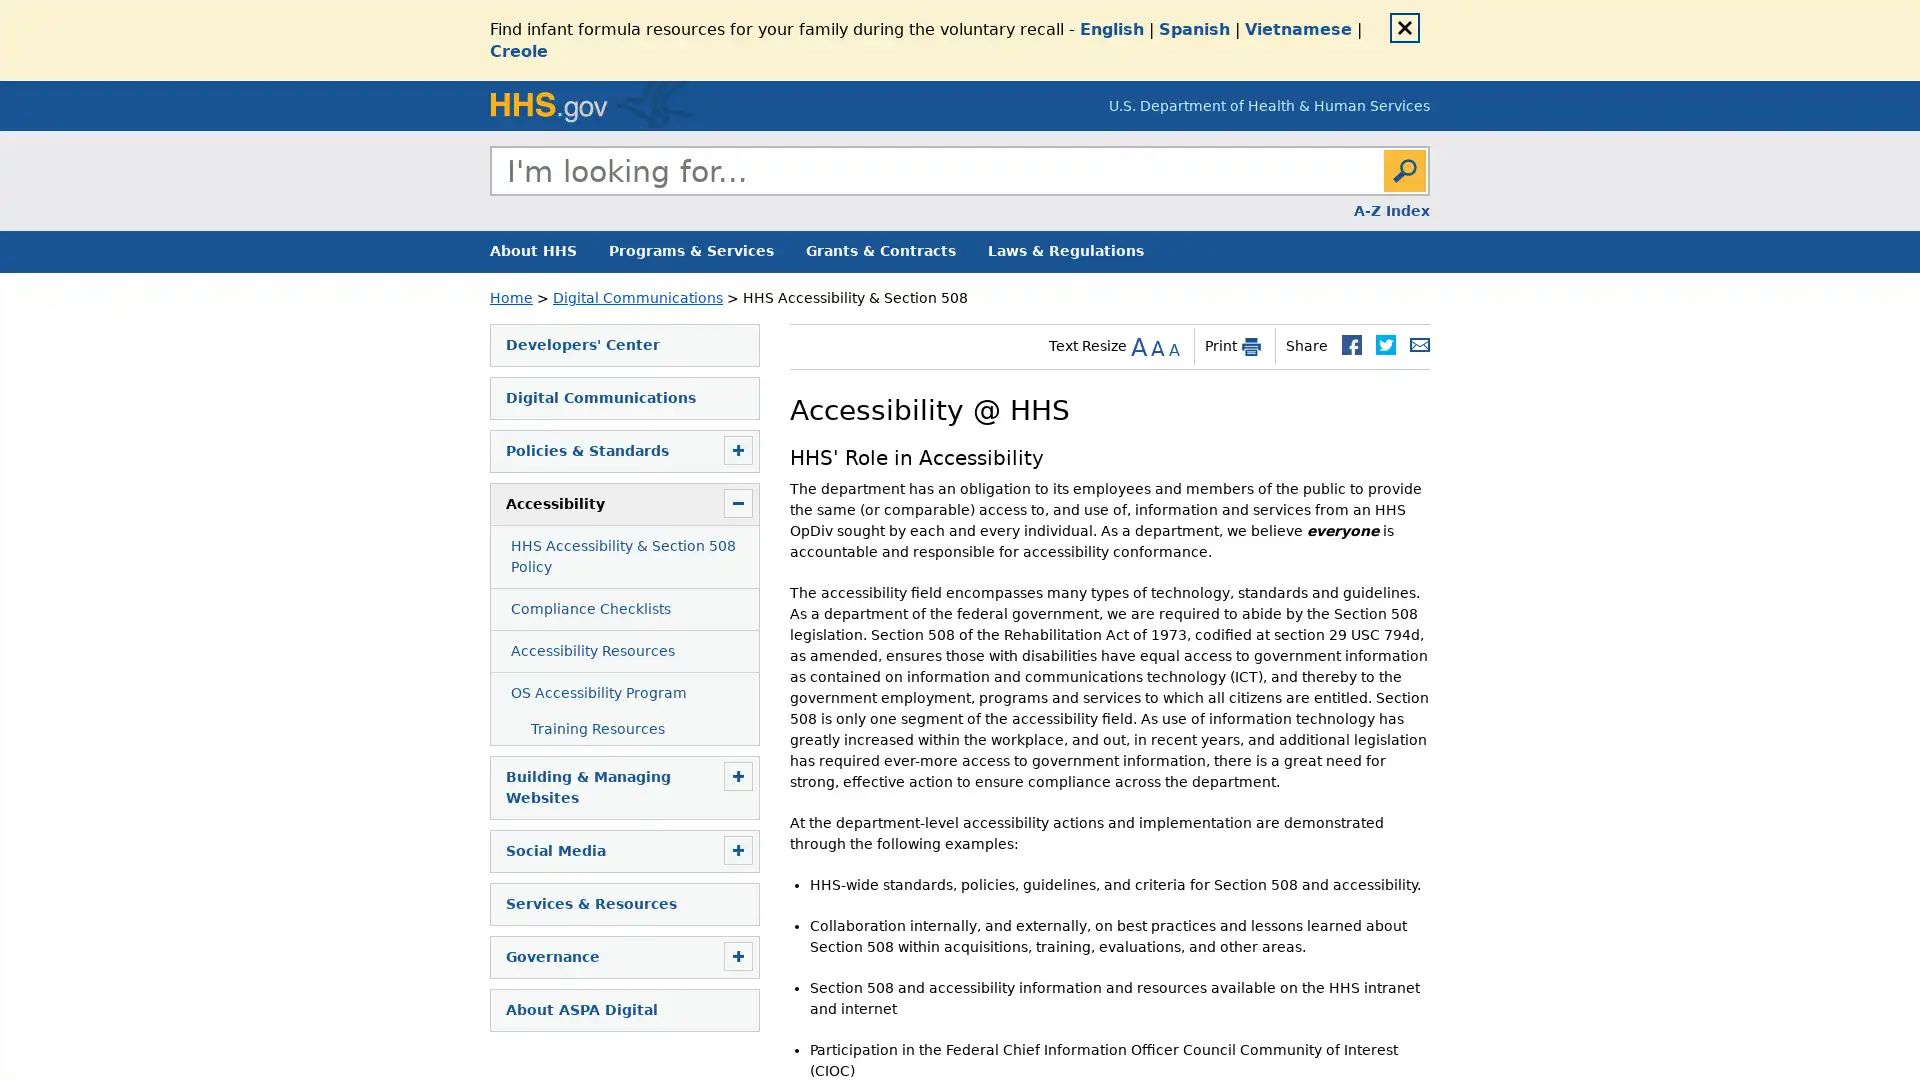  I want to click on Close, so click(1428, 193).